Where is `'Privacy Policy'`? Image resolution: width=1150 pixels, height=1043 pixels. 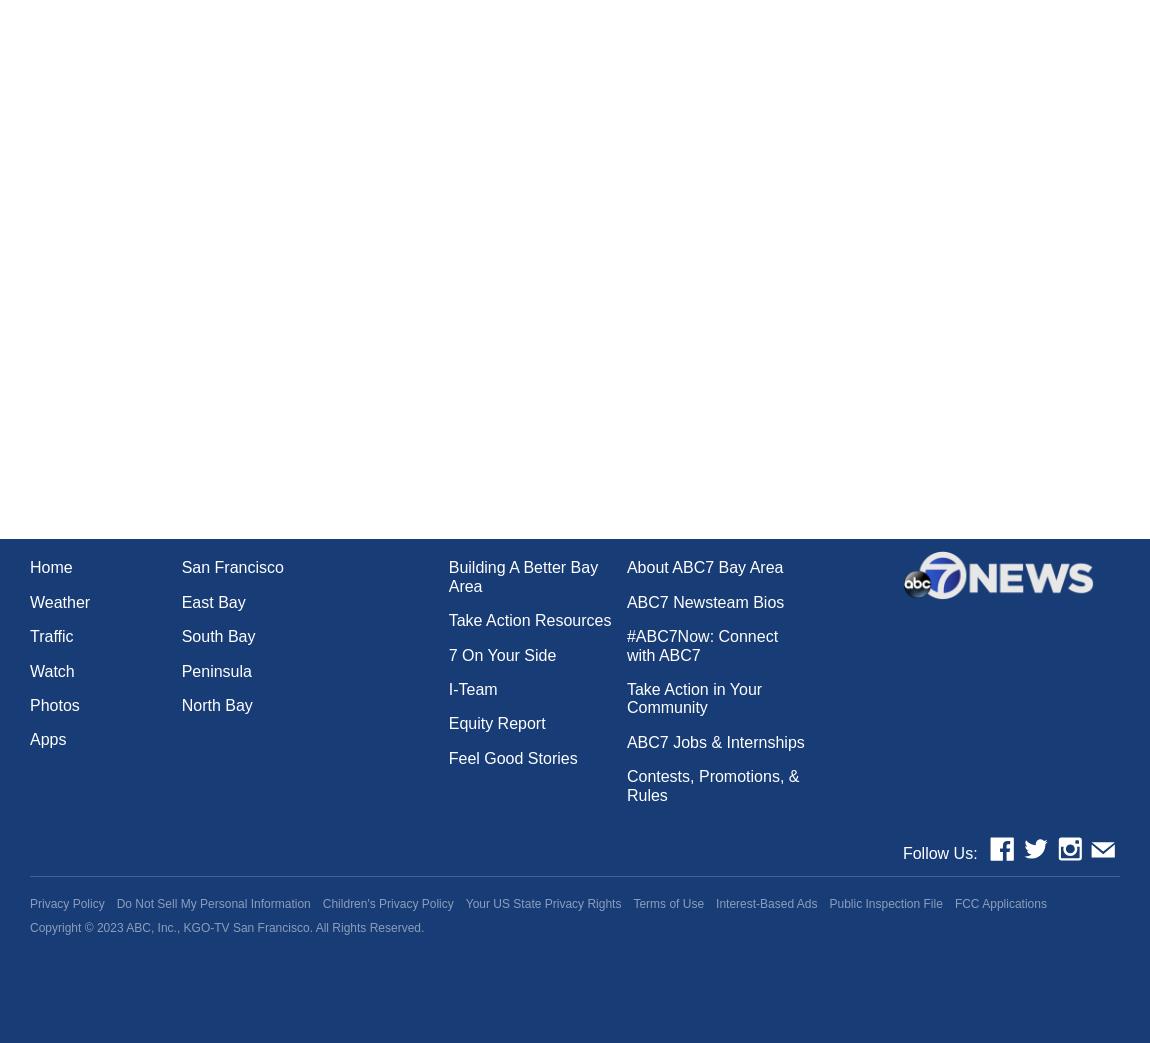 'Privacy Policy' is located at coordinates (66, 902).